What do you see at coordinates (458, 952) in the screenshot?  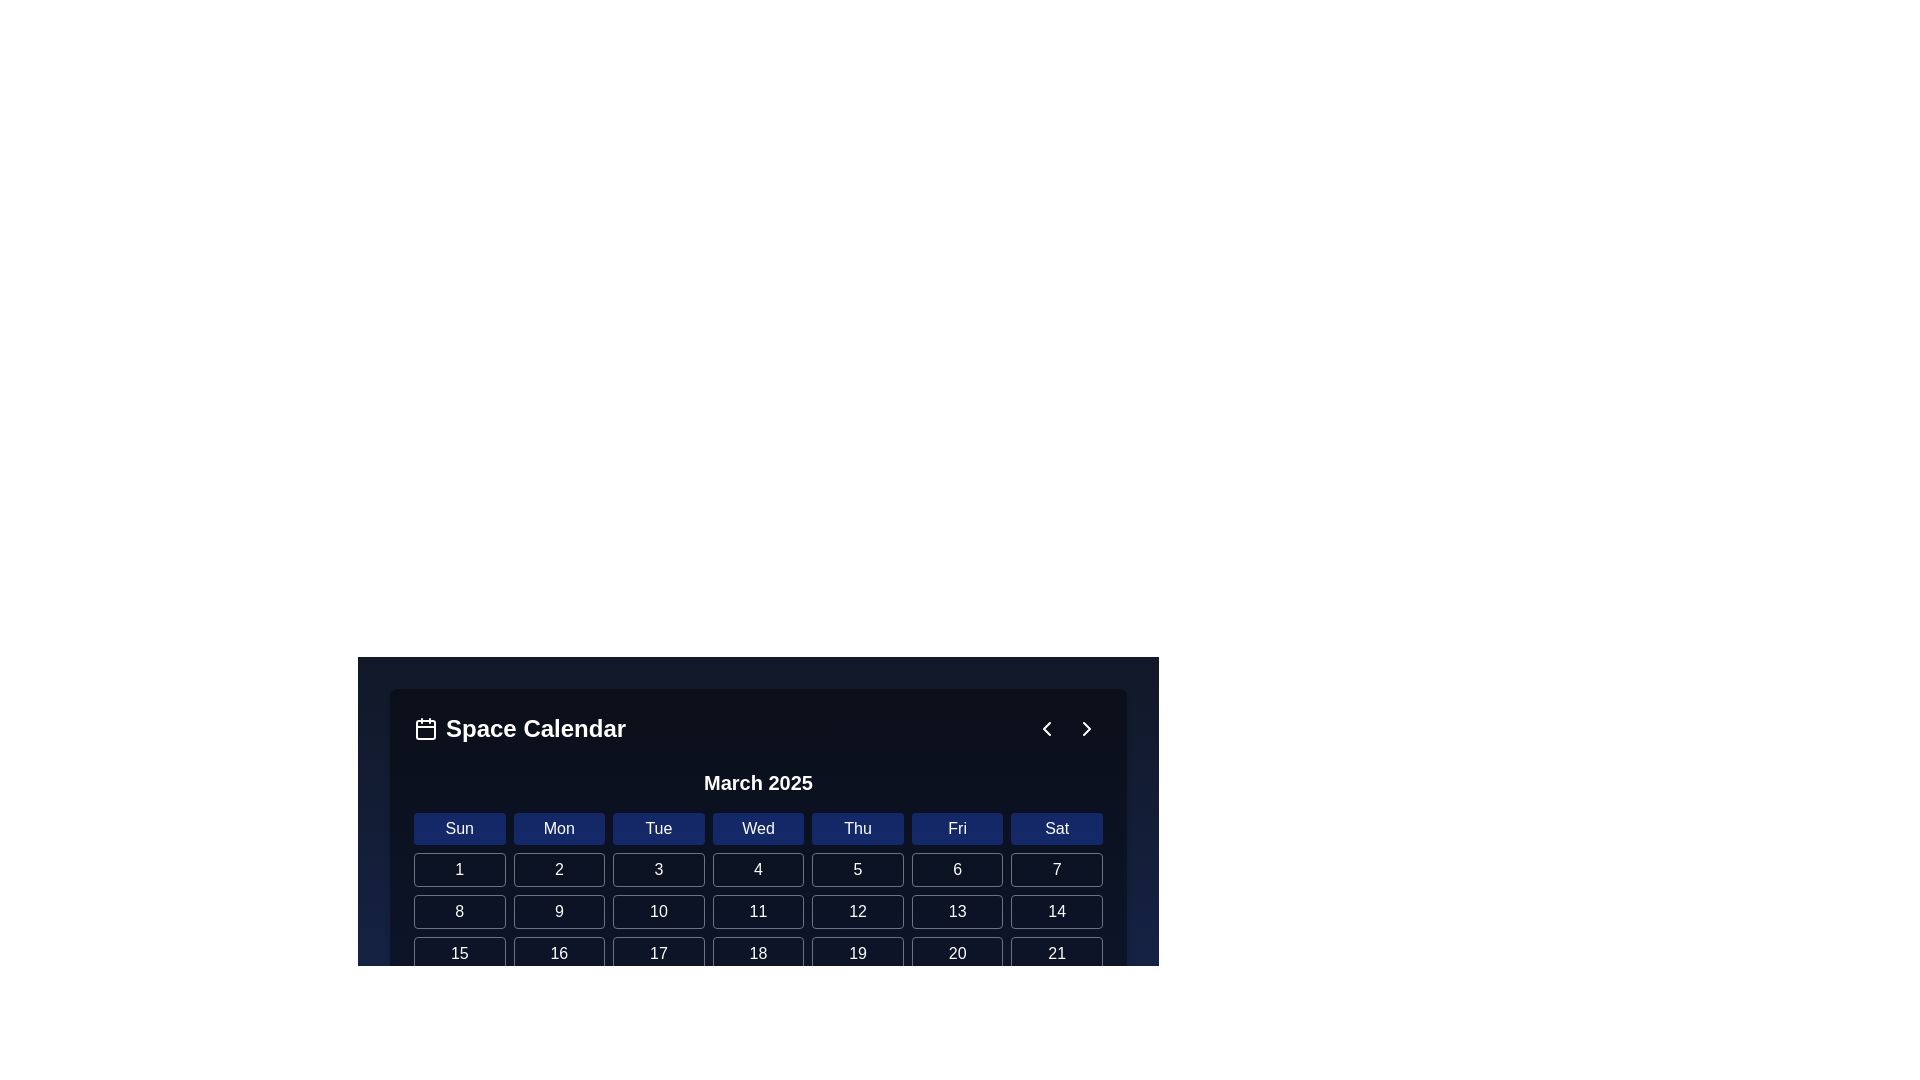 I see `the Calendar Day Box displaying the number '15'` at bounding box center [458, 952].